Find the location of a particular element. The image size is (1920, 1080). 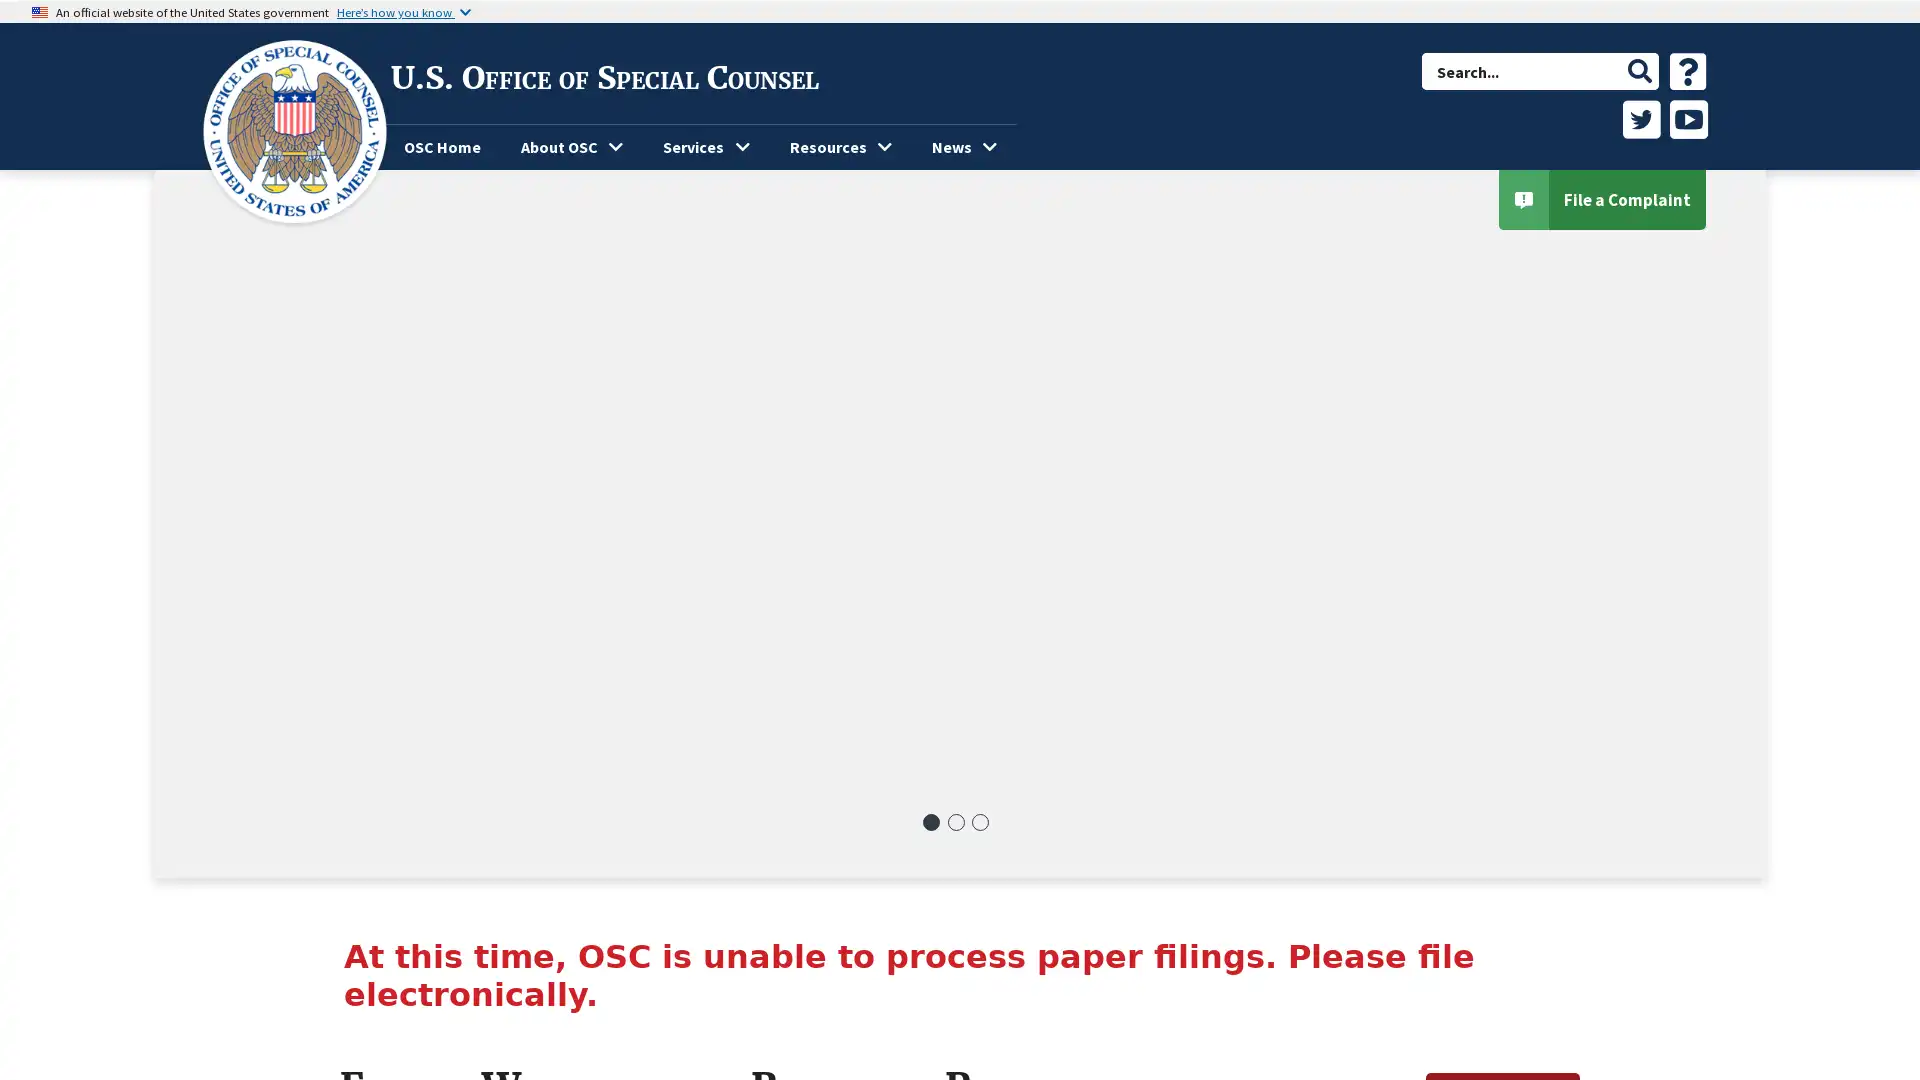

Heres how you know is located at coordinates (402, 11).